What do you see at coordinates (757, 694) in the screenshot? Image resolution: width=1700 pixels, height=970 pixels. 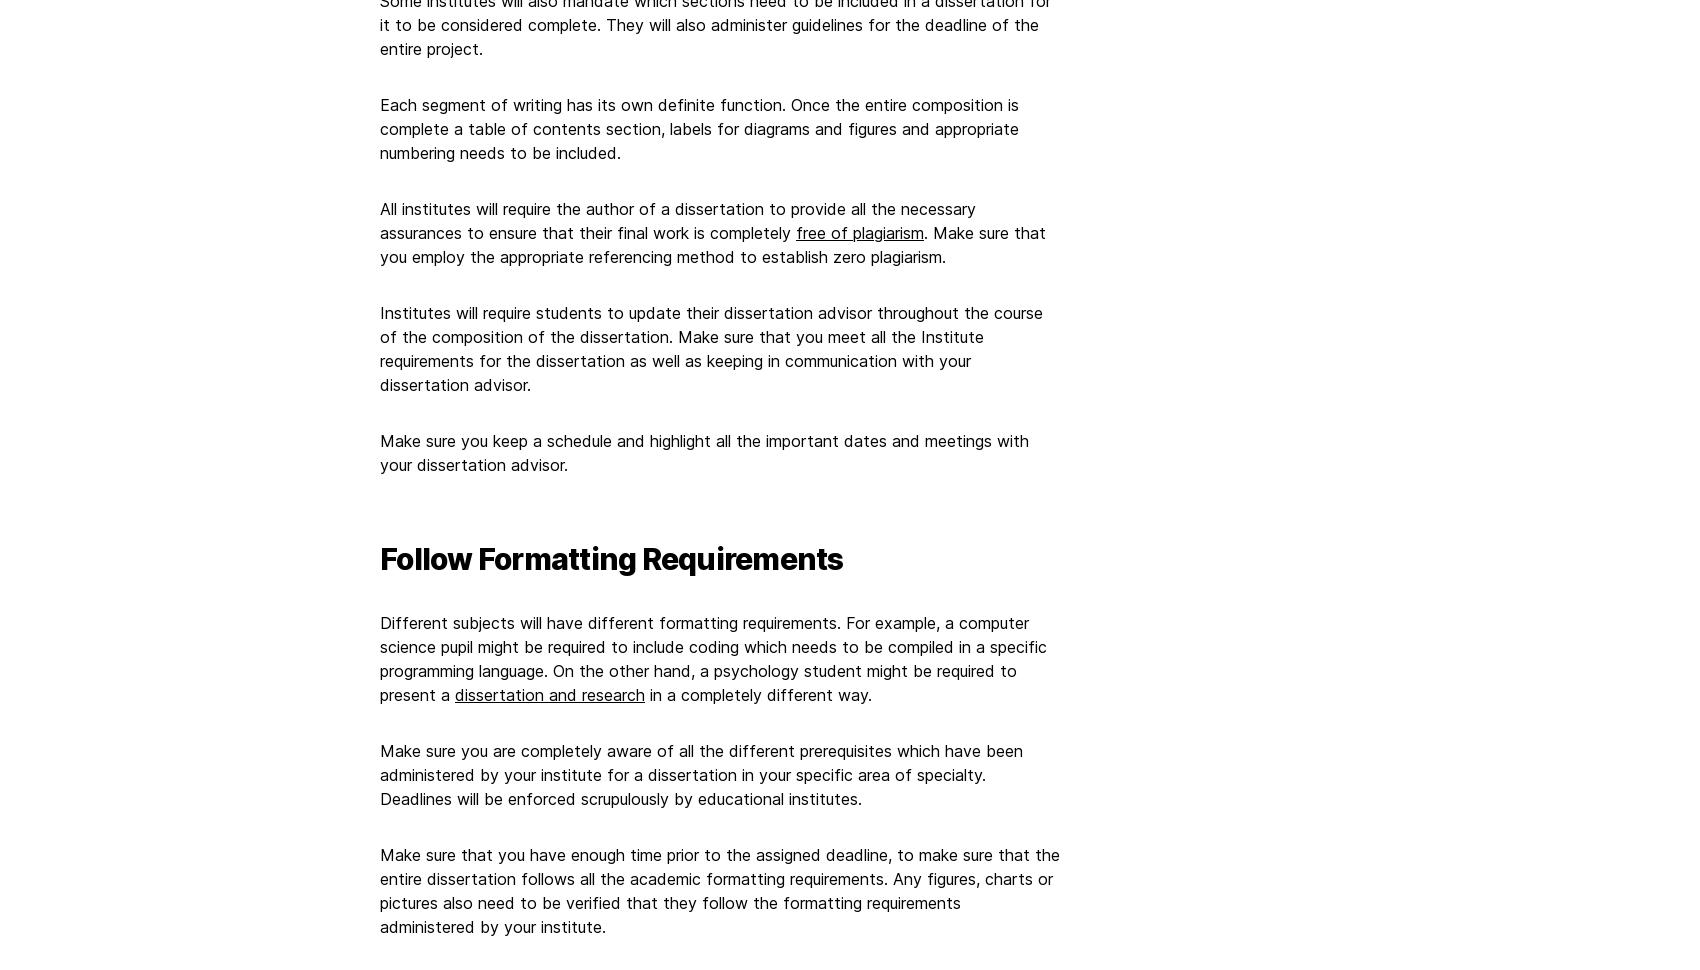 I see `'in a completely different way.'` at bounding box center [757, 694].